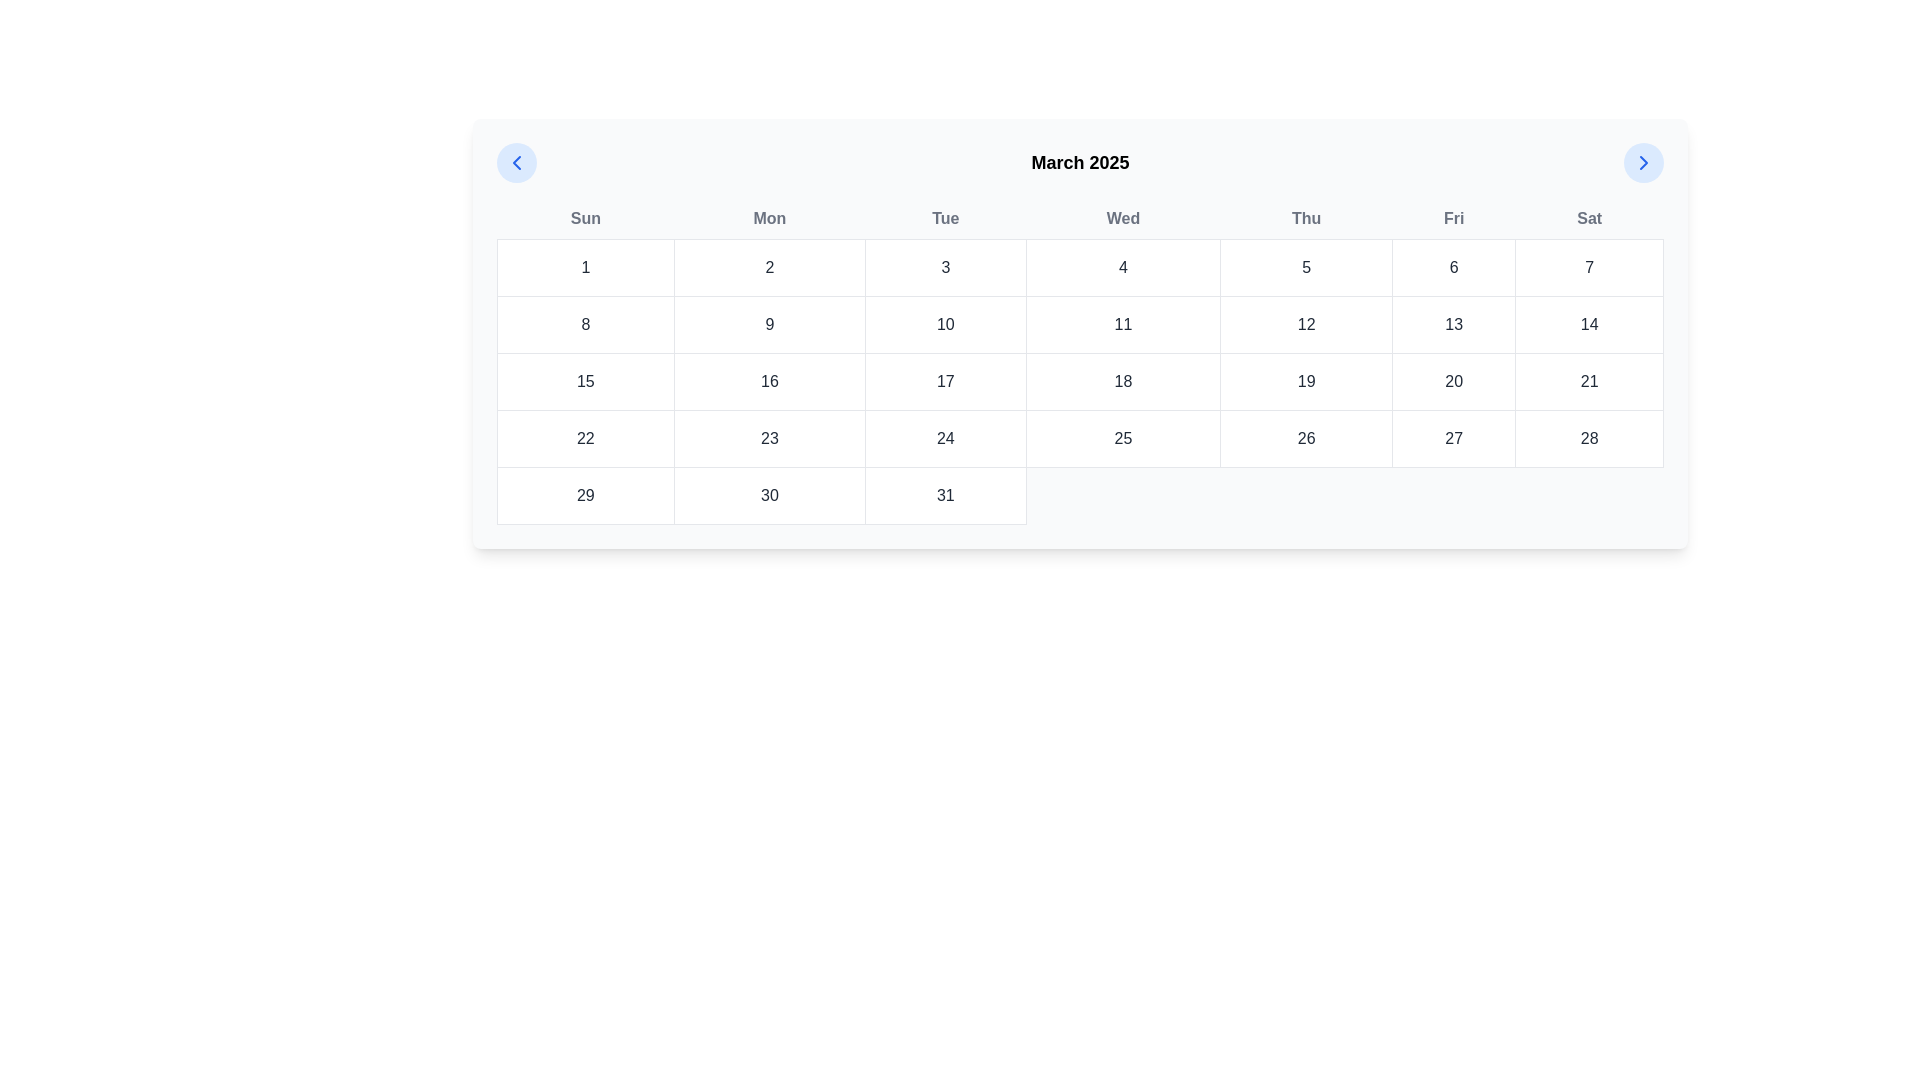 This screenshot has height=1080, width=1920. What do you see at coordinates (517, 161) in the screenshot?
I see `the button on the left end of the horizontal row` at bounding box center [517, 161].